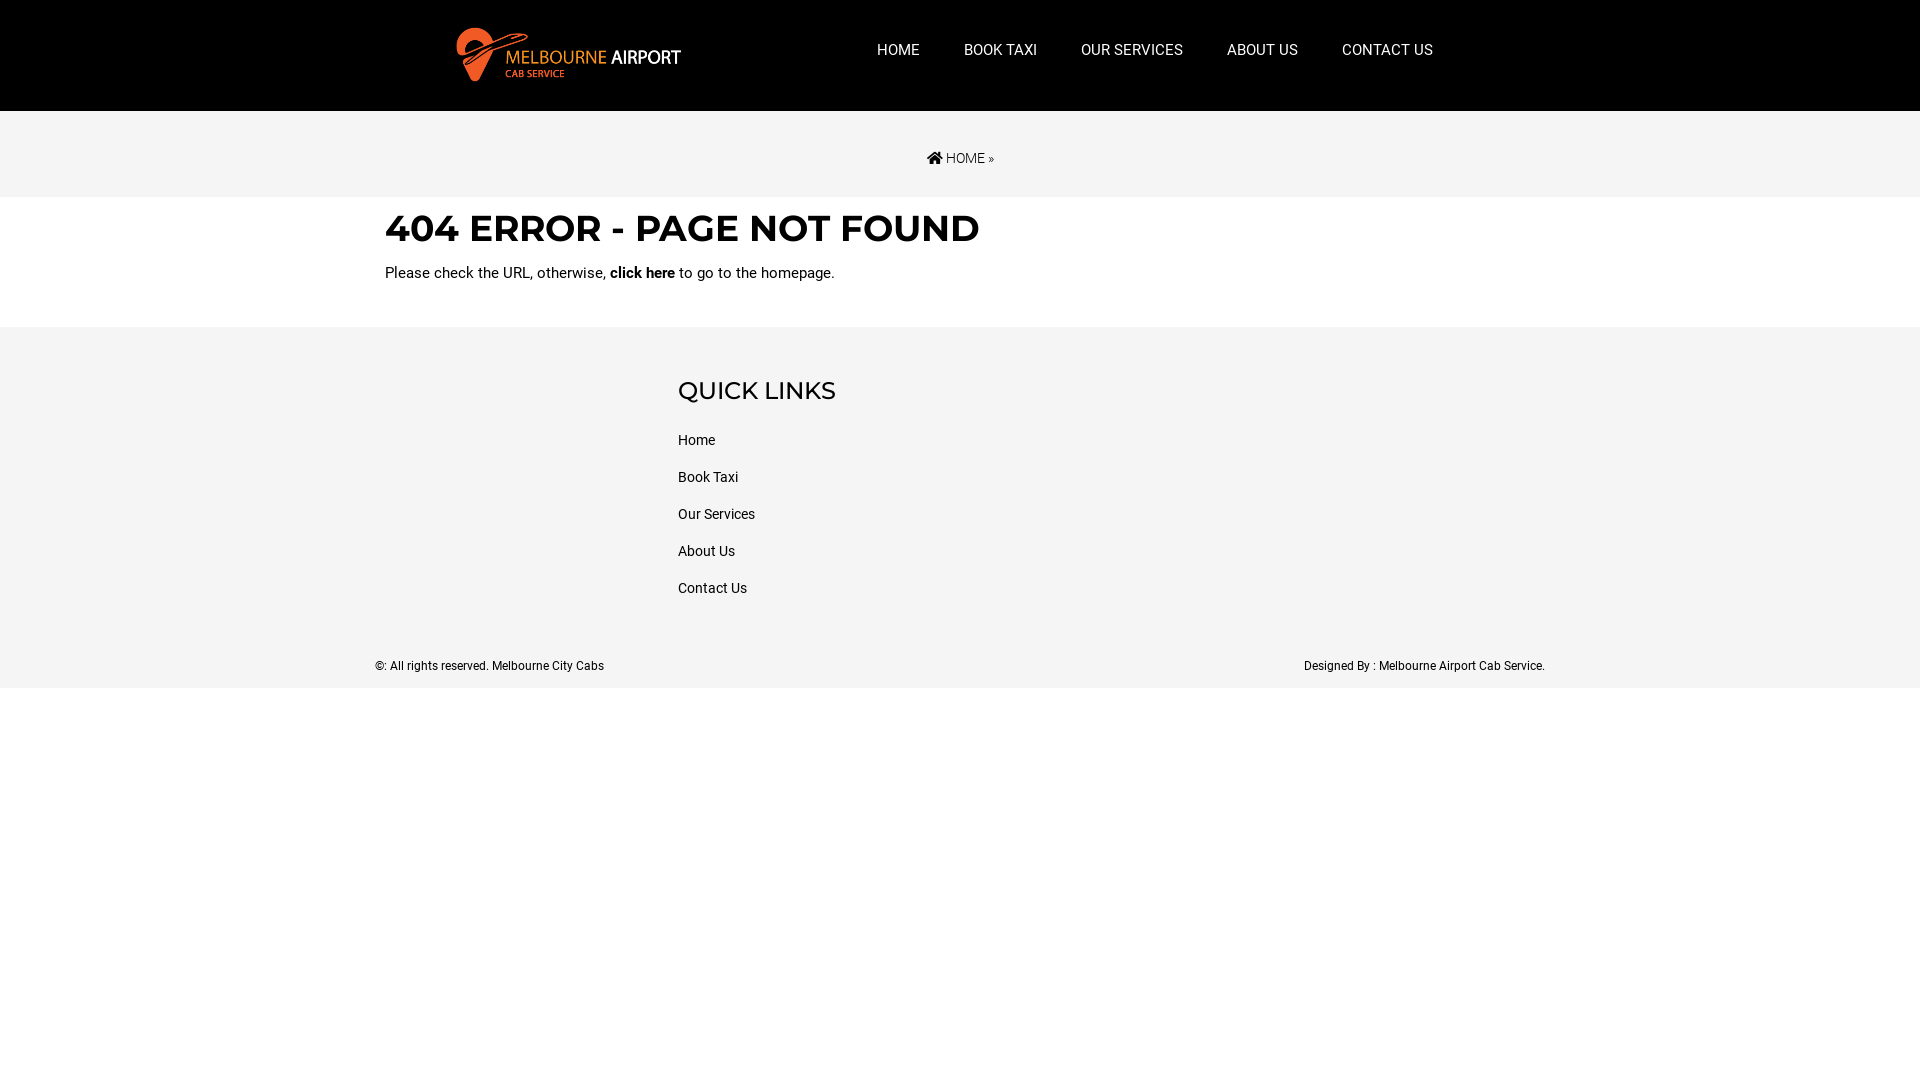  What do you see at coordinates (1331, 50) in the screenshot?
I see `'CONTACT US'` at bounding box center [1331, 50].